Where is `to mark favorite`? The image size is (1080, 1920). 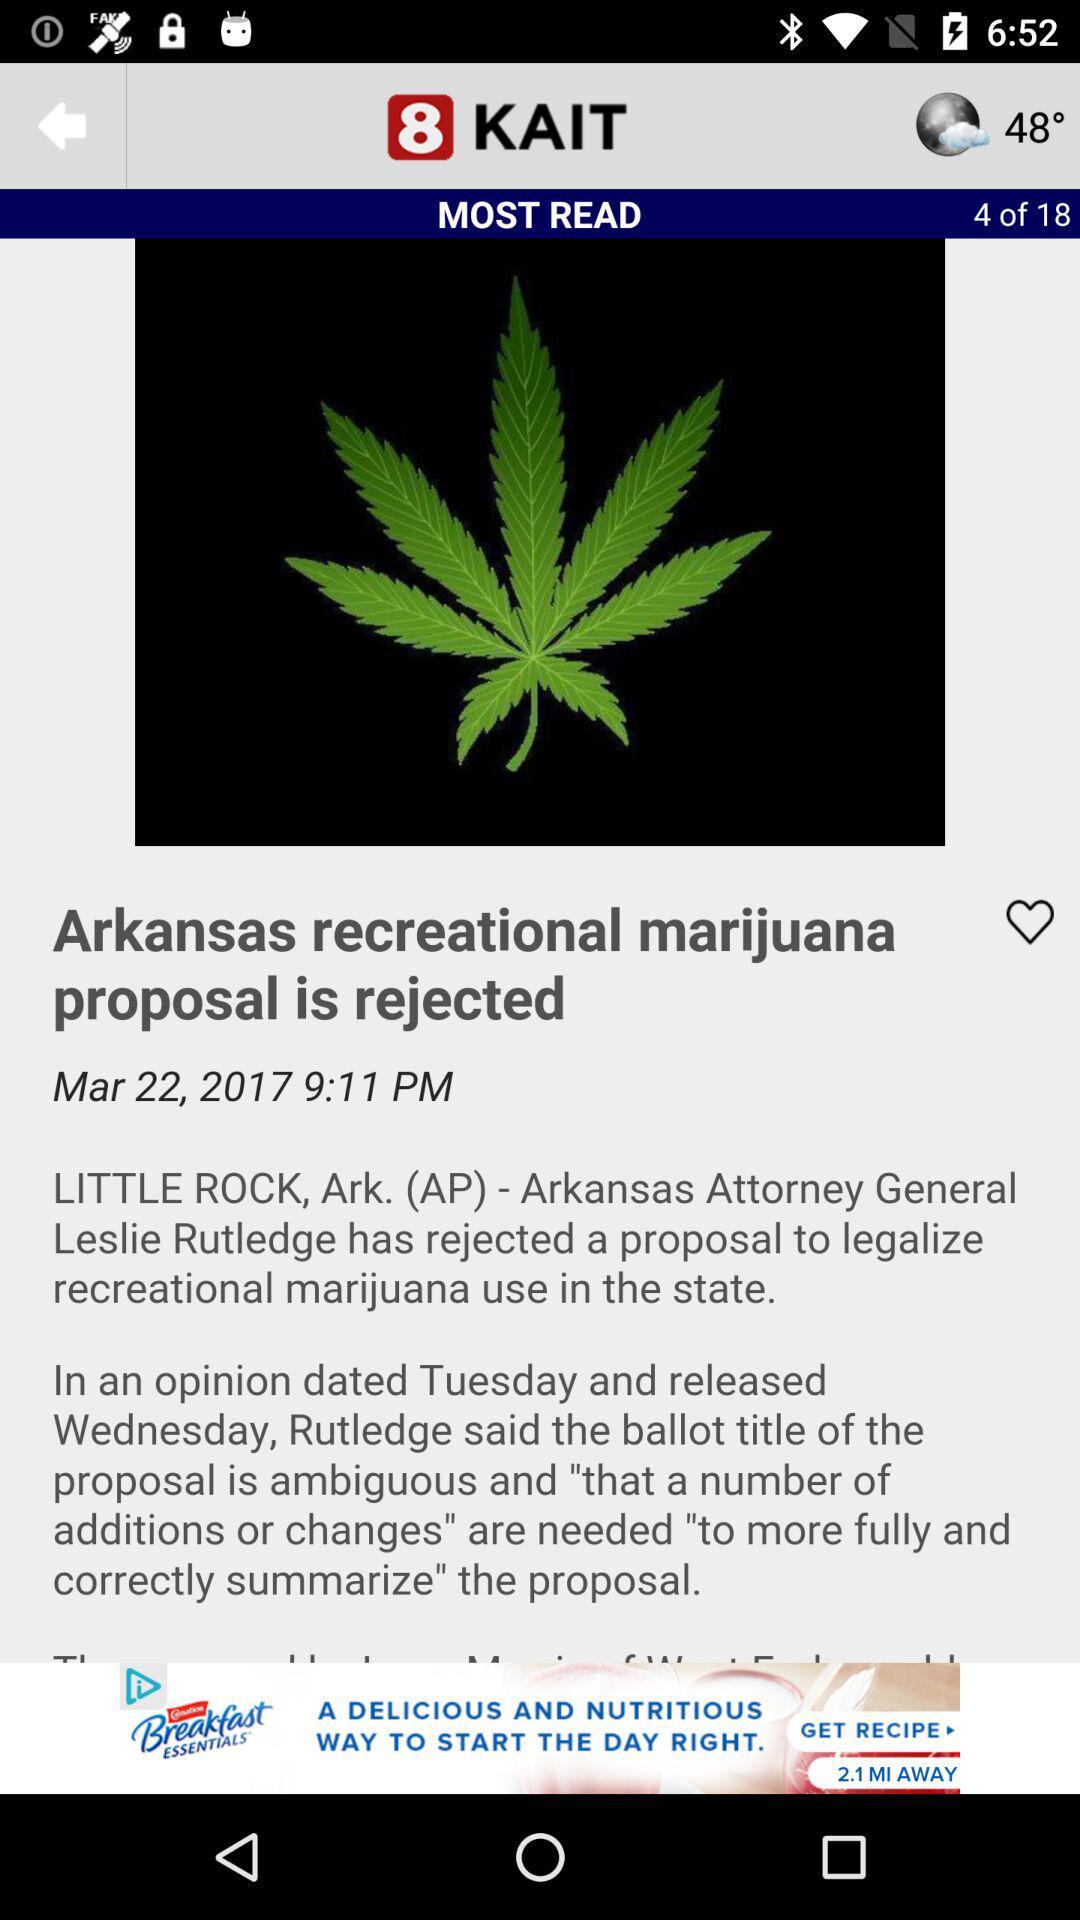
to mark favorite is located at coordinates (1017, 921).